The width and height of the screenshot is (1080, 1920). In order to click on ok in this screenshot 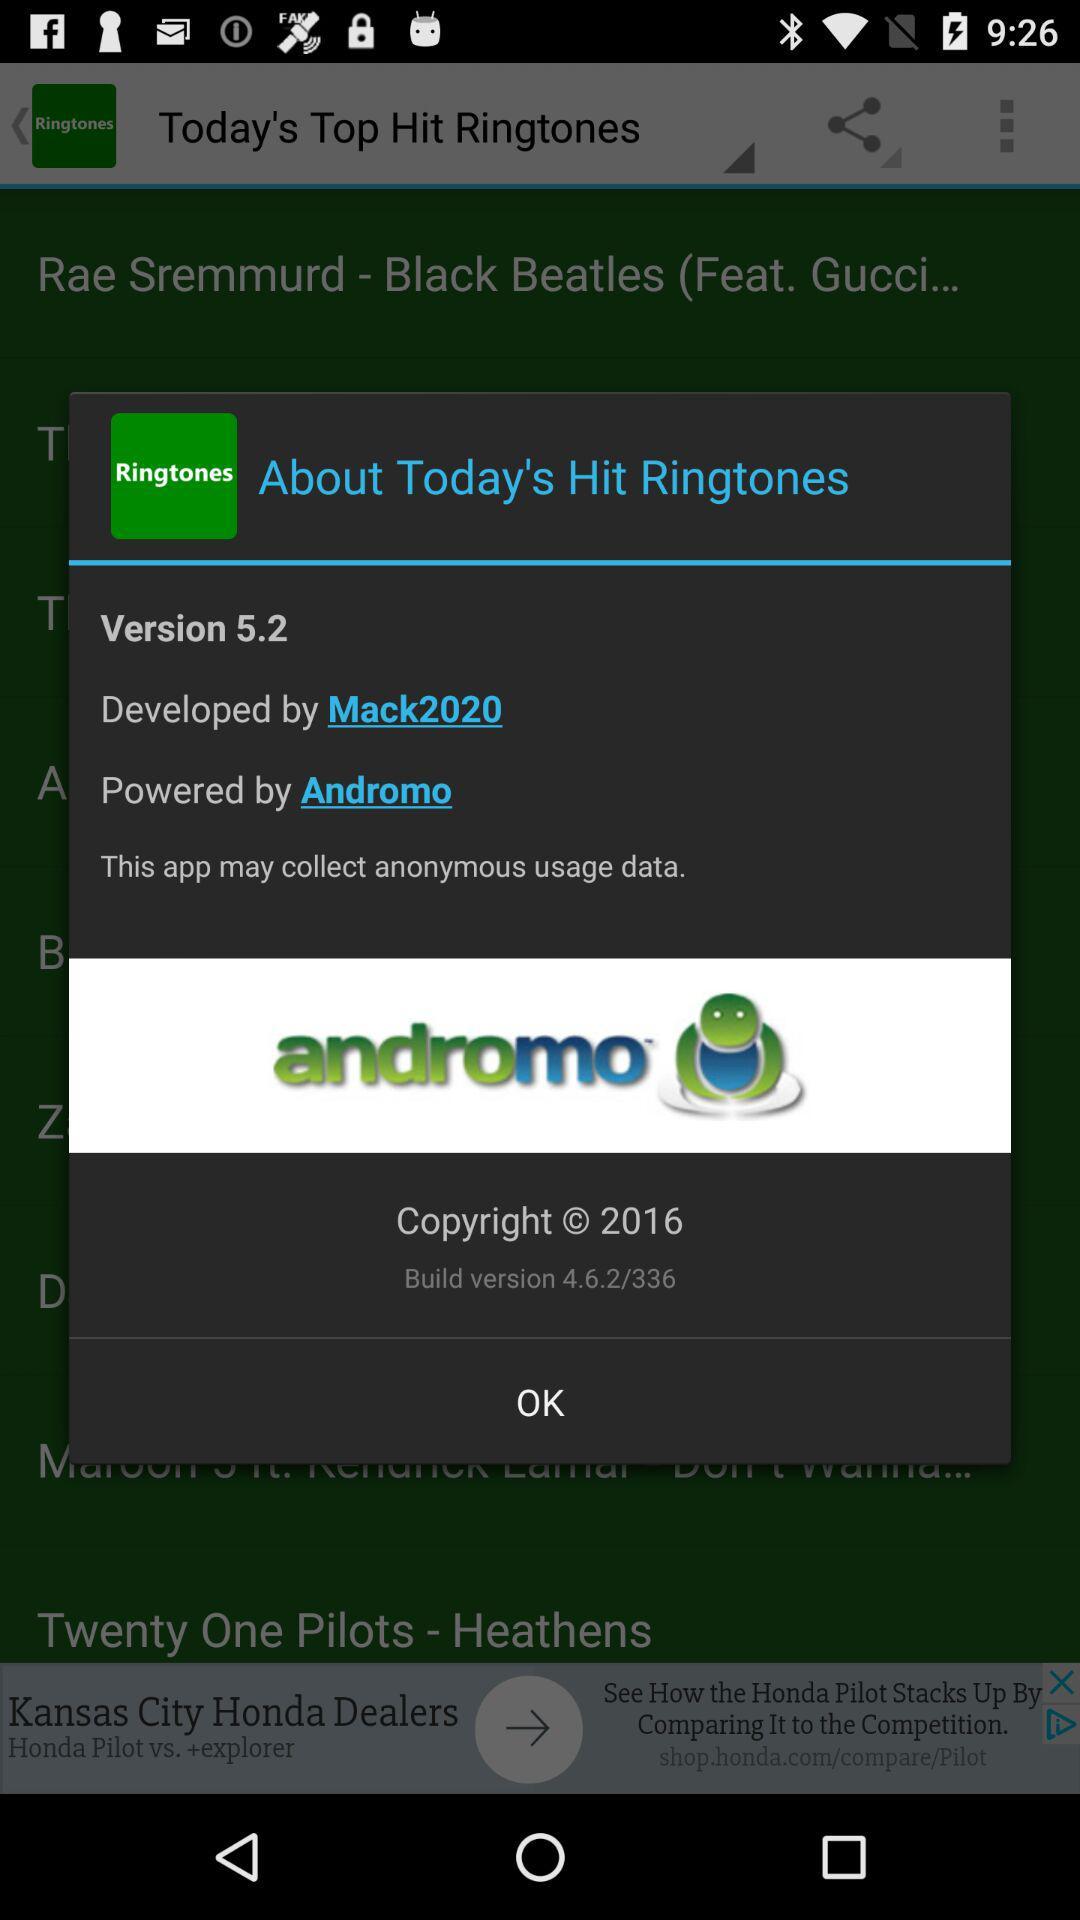, I will do `click(540, 1400)`.